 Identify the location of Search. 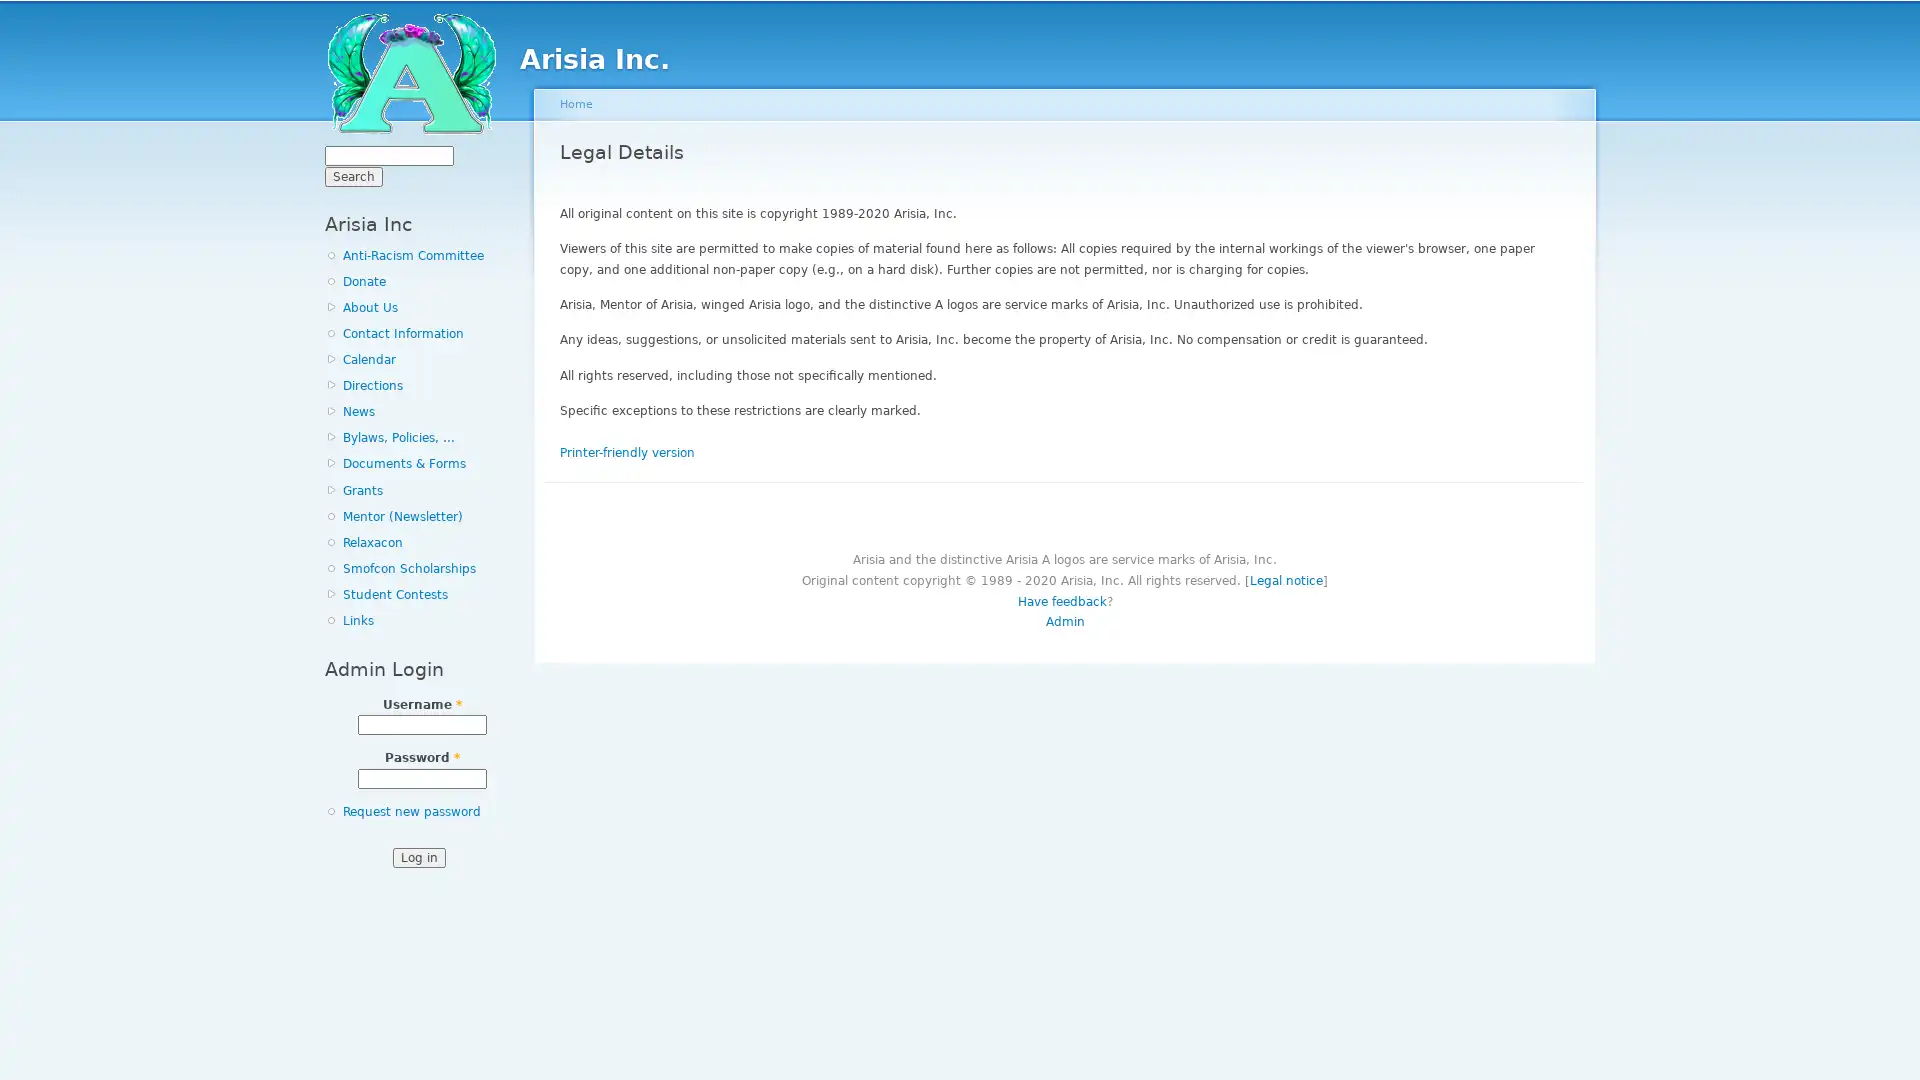
(354, 175).